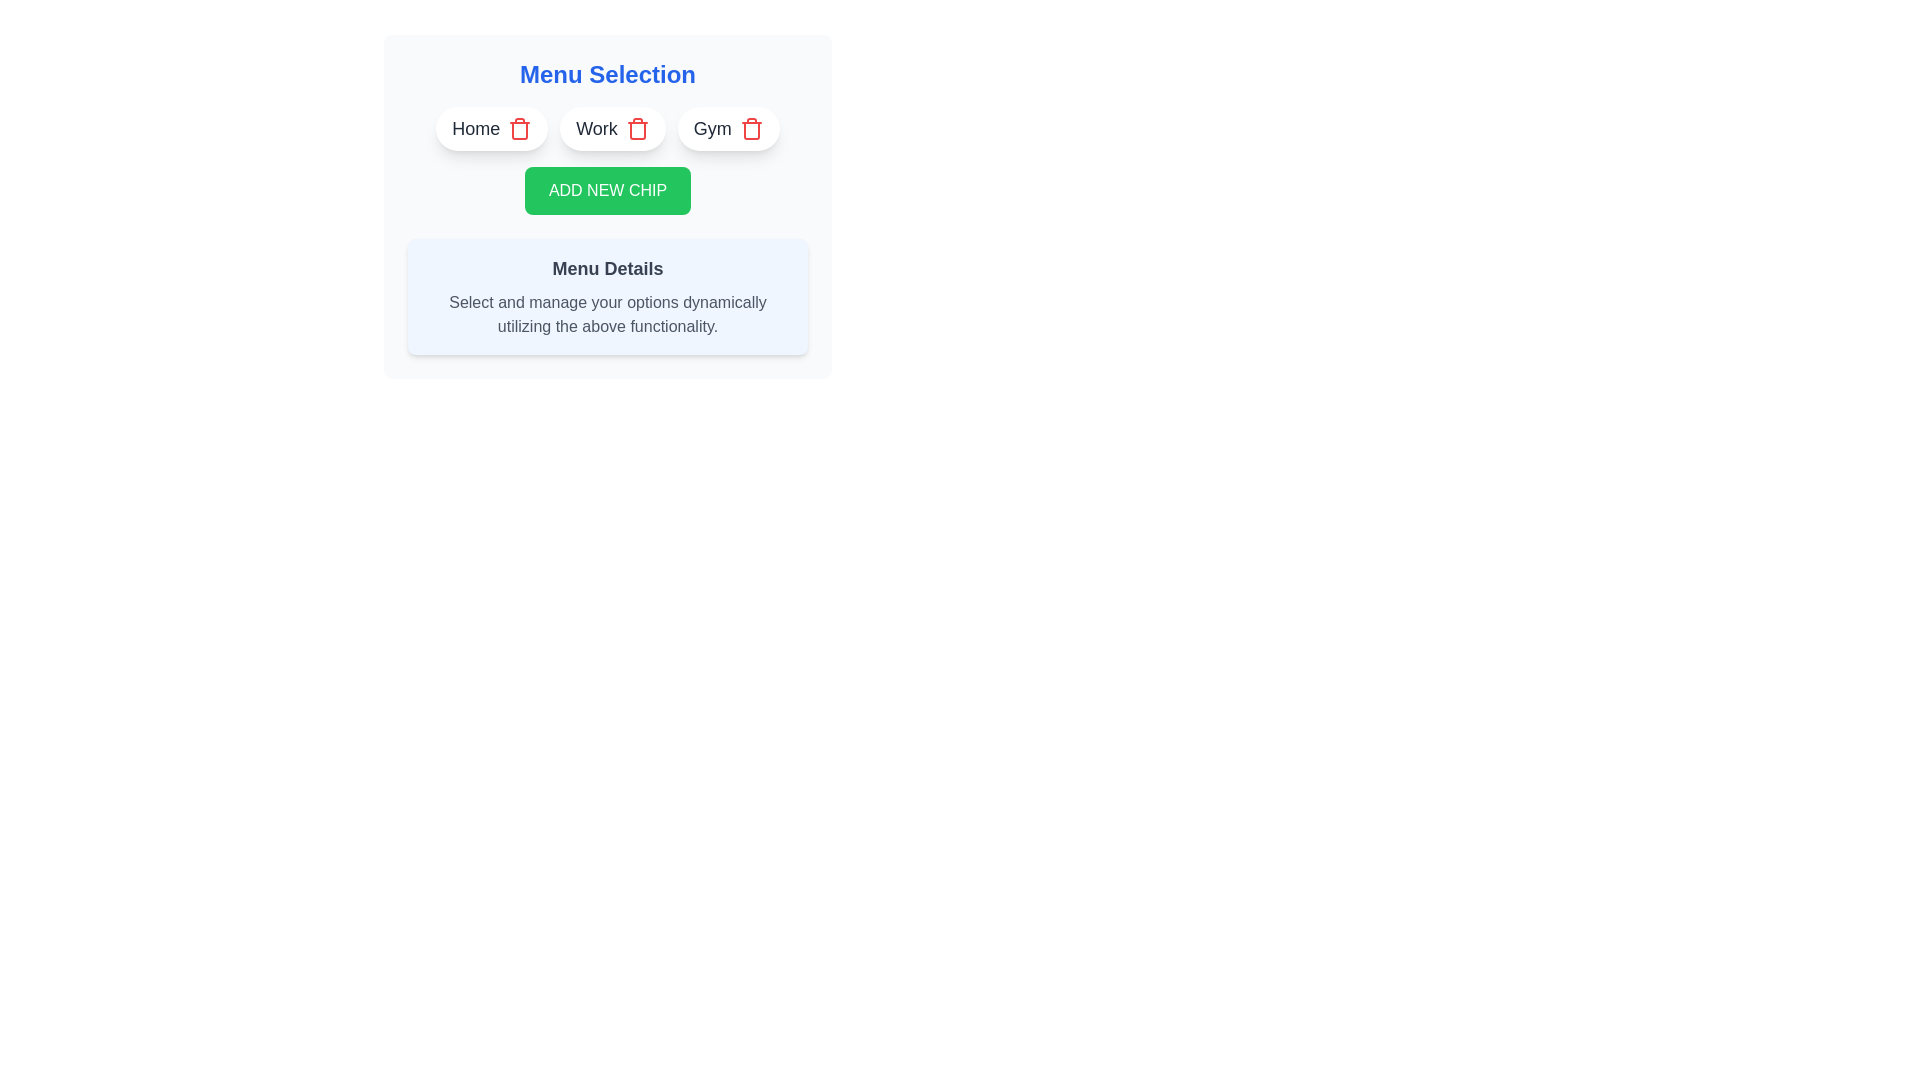  I want to click on trash icon for the chip labeled Home to remove it, so click(520, 128).